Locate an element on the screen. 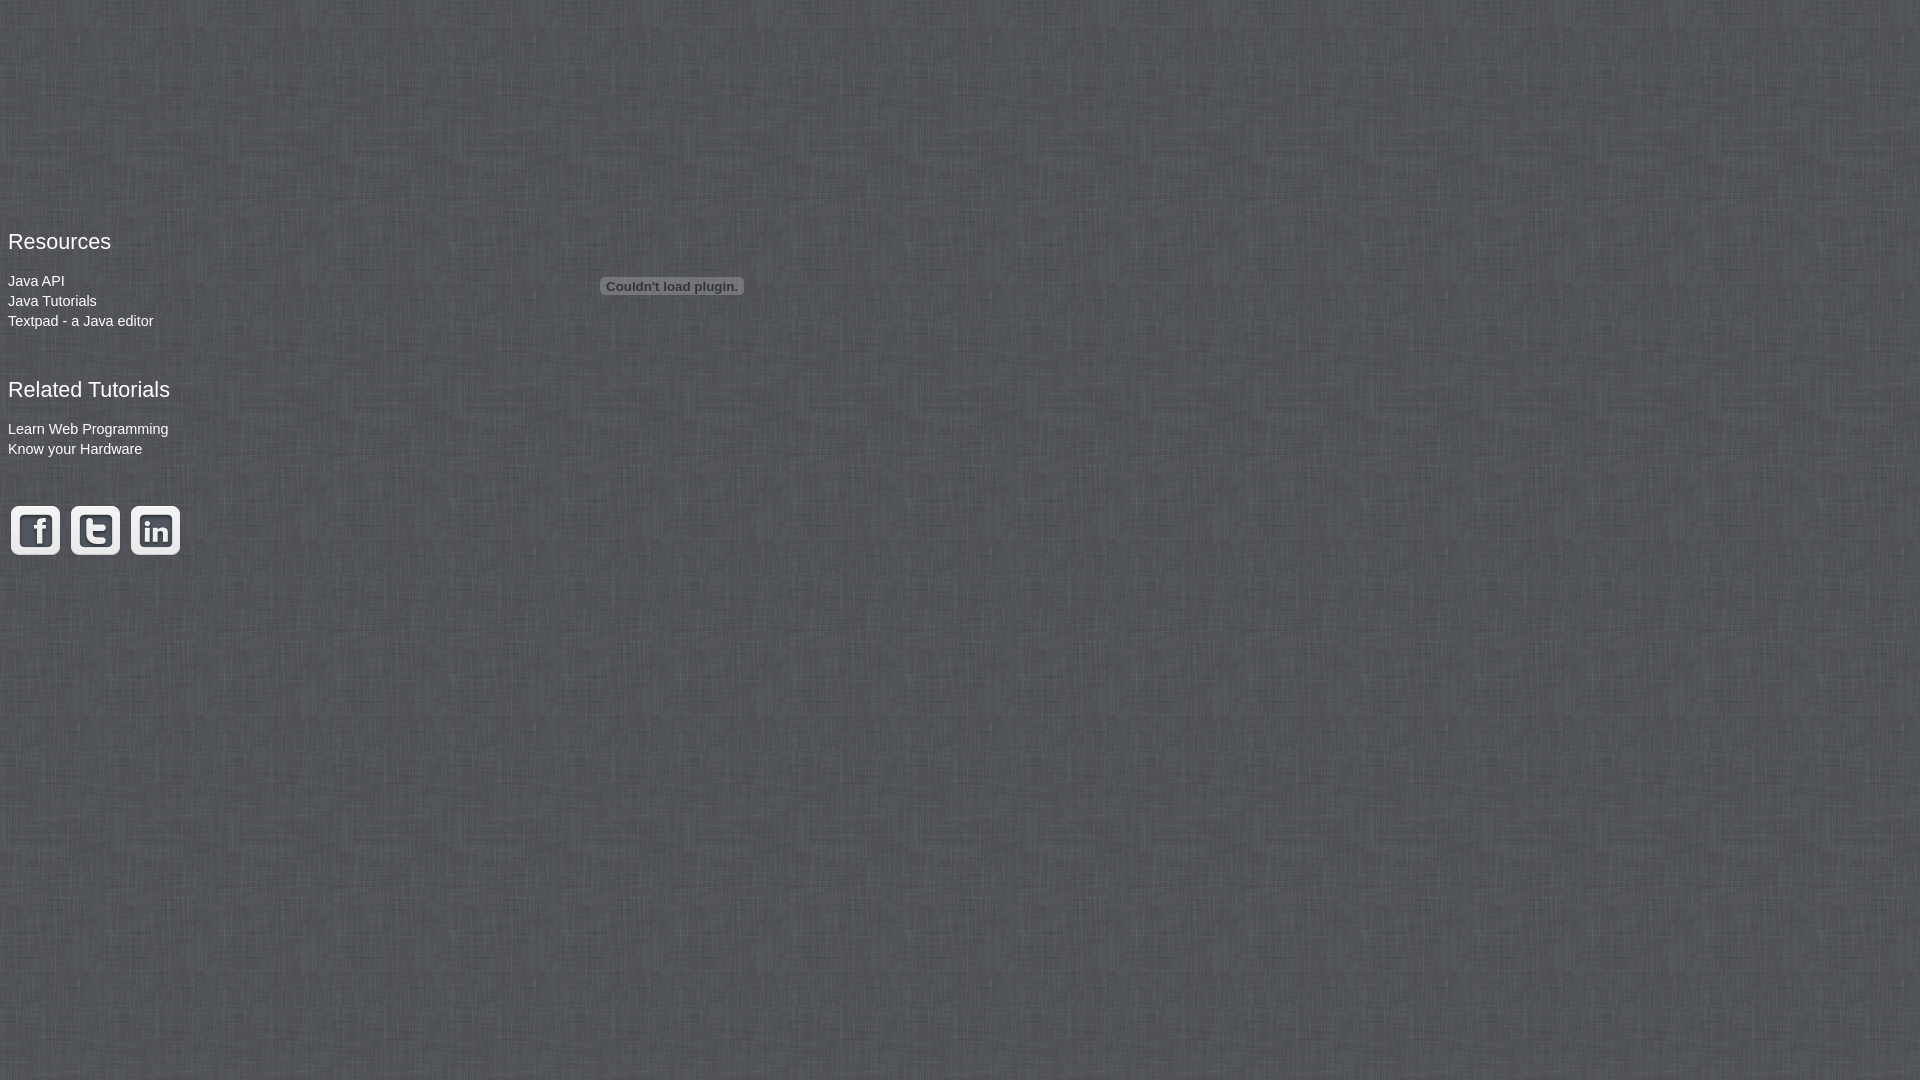 This screenshot has height=1080, width=1920. 'Learn Web Programming' is located at coordinates (87, 427).